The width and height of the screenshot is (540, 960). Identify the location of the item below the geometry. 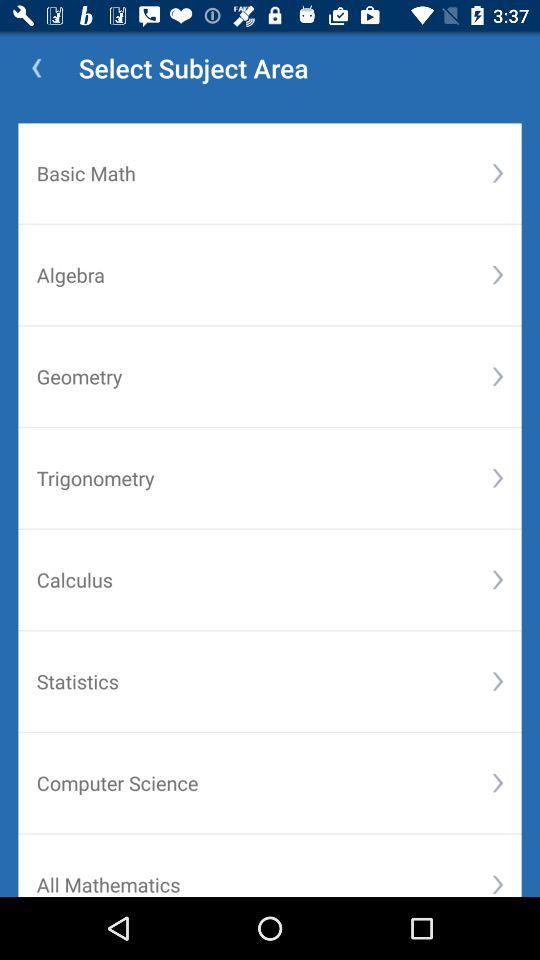
(496, 478).